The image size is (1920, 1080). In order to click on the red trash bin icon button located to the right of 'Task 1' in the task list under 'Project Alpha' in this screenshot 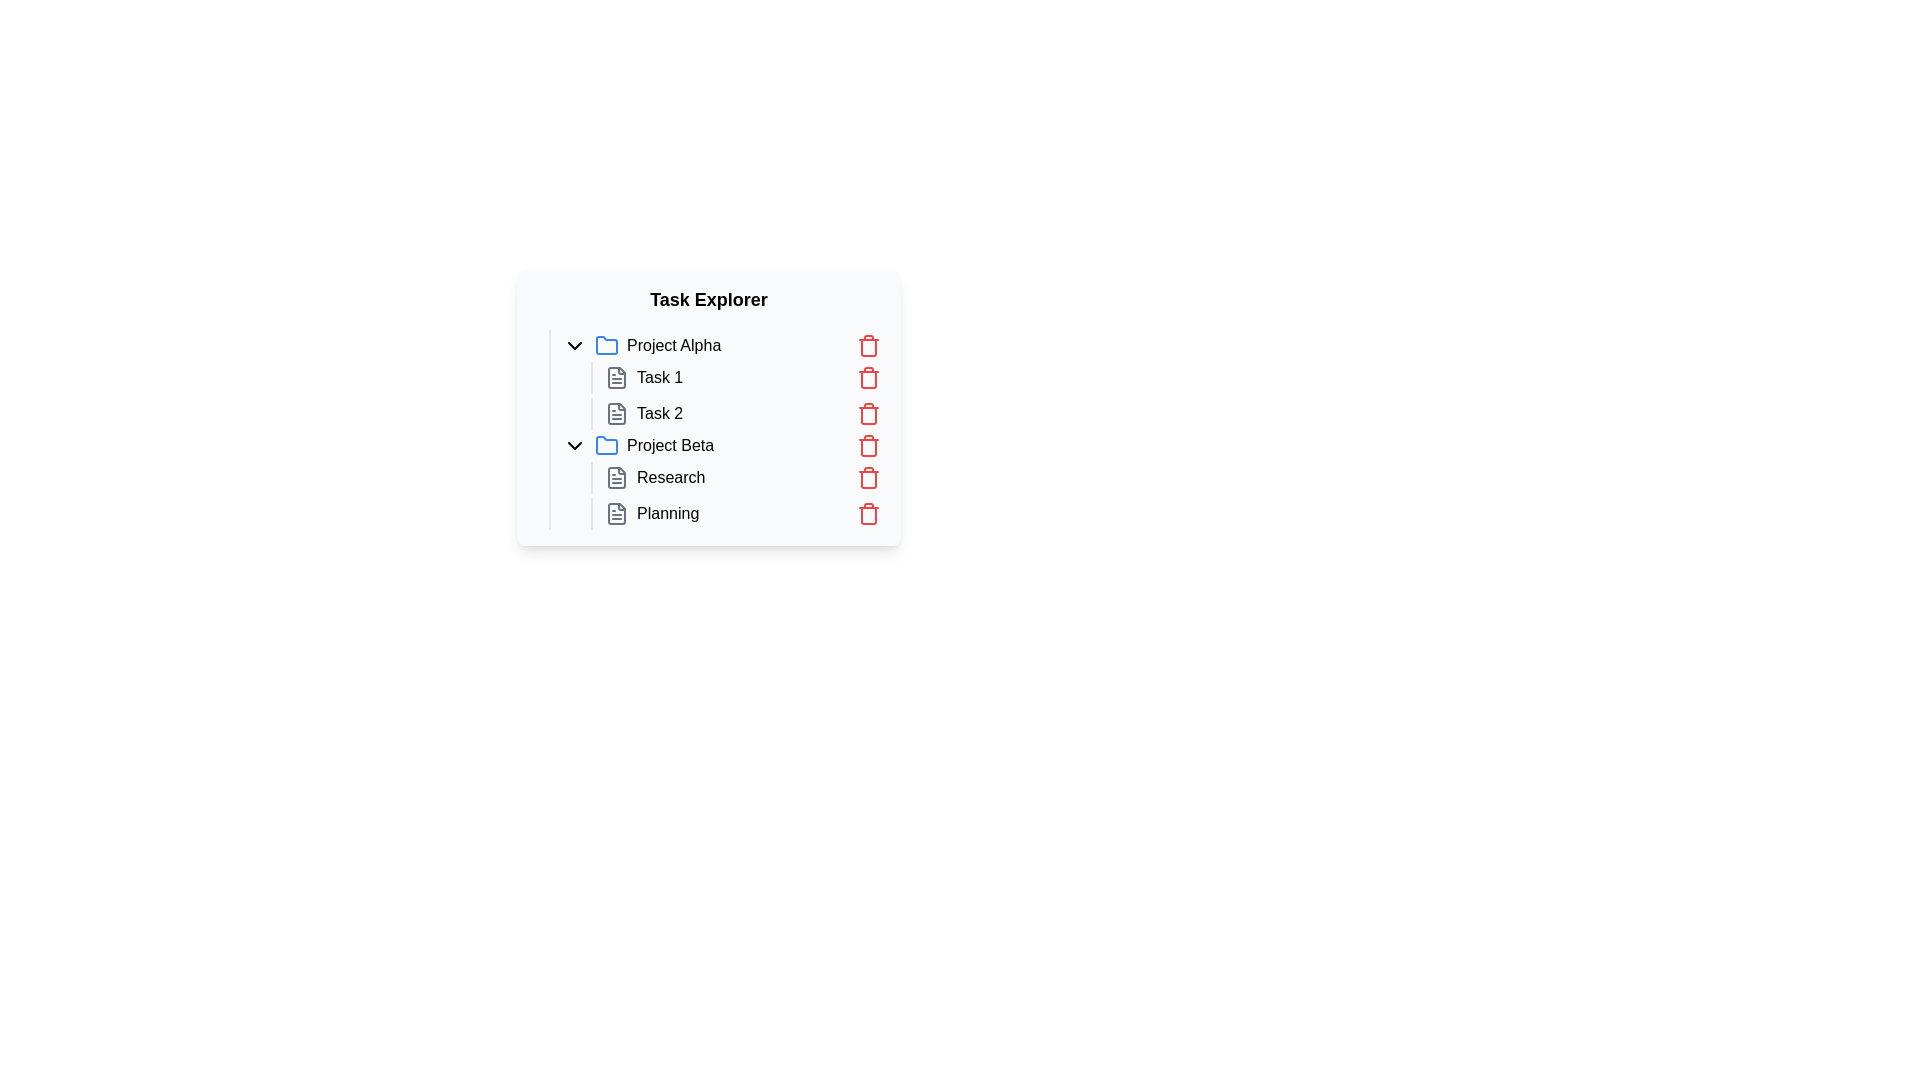, I will do `click(868, 378)`.